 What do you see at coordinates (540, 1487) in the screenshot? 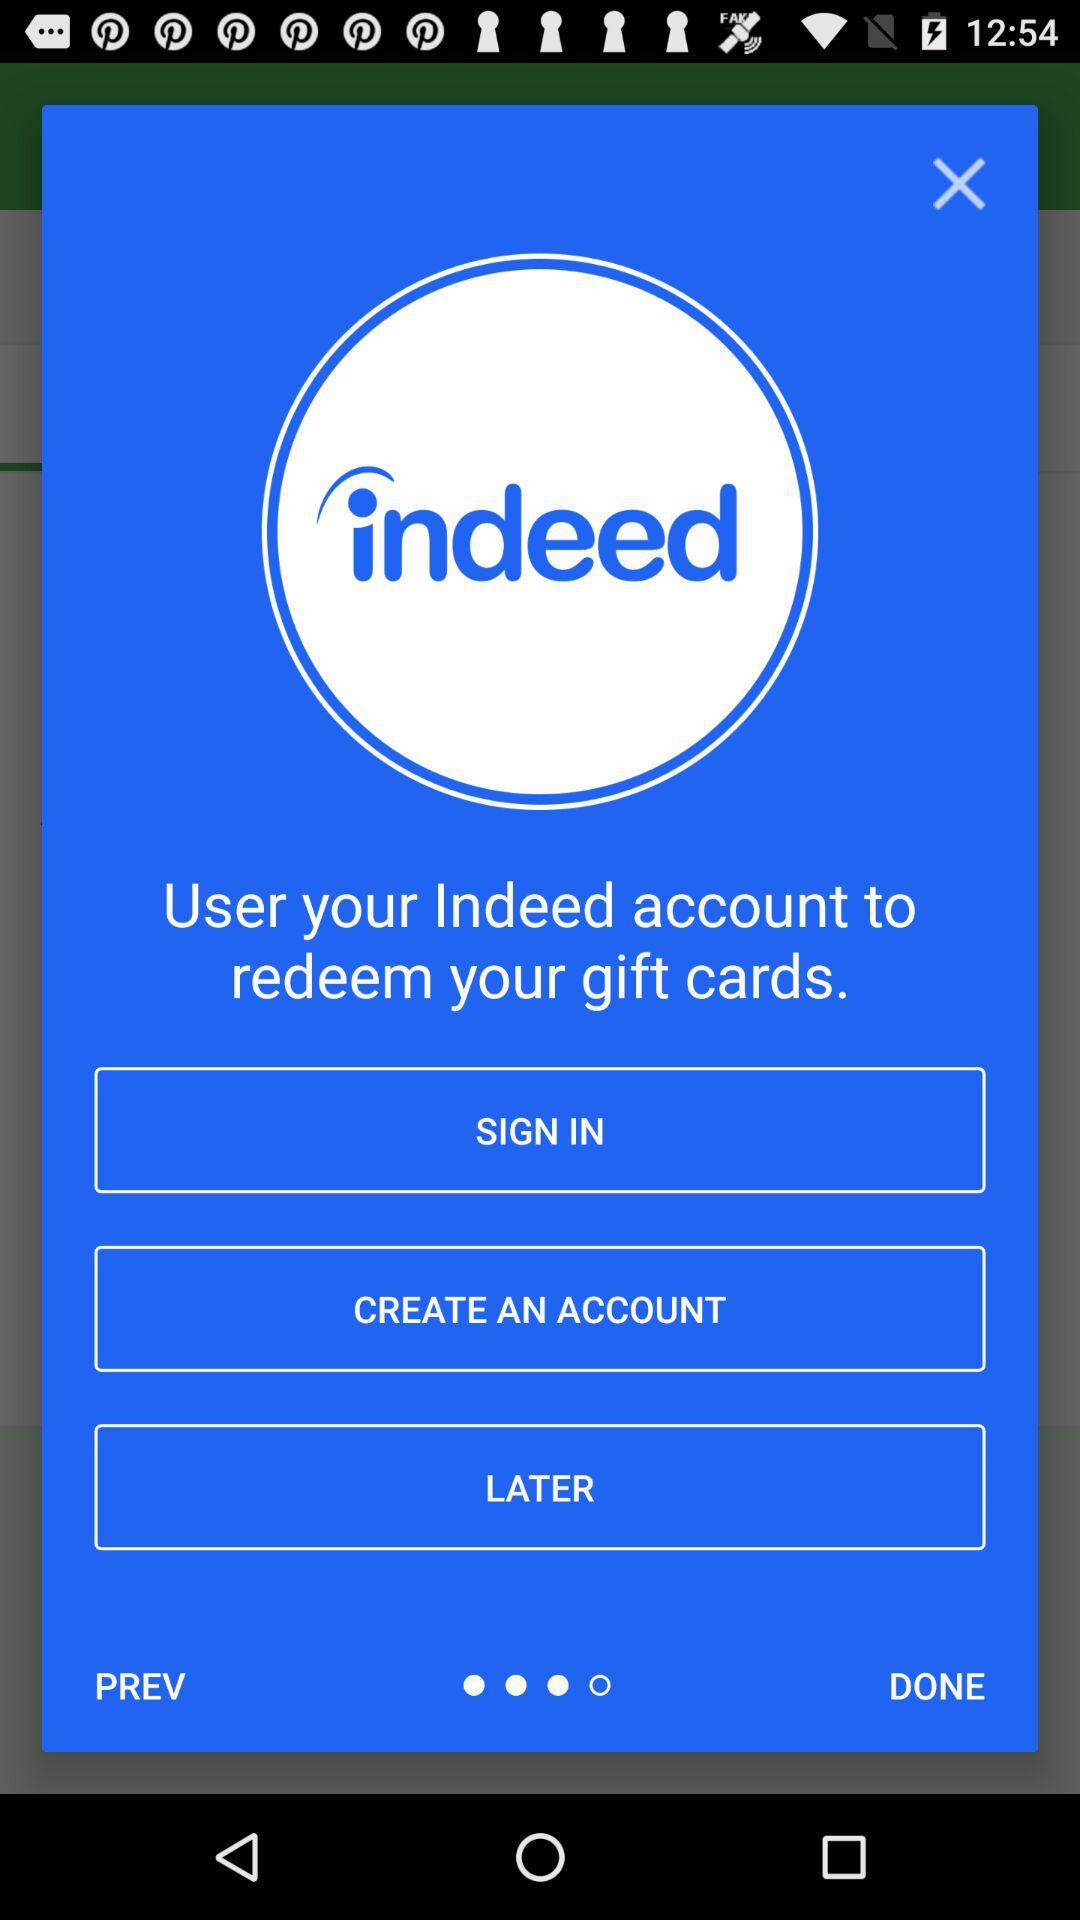
I see `the item below the create an account icon` at bounding box center [540, 1487].